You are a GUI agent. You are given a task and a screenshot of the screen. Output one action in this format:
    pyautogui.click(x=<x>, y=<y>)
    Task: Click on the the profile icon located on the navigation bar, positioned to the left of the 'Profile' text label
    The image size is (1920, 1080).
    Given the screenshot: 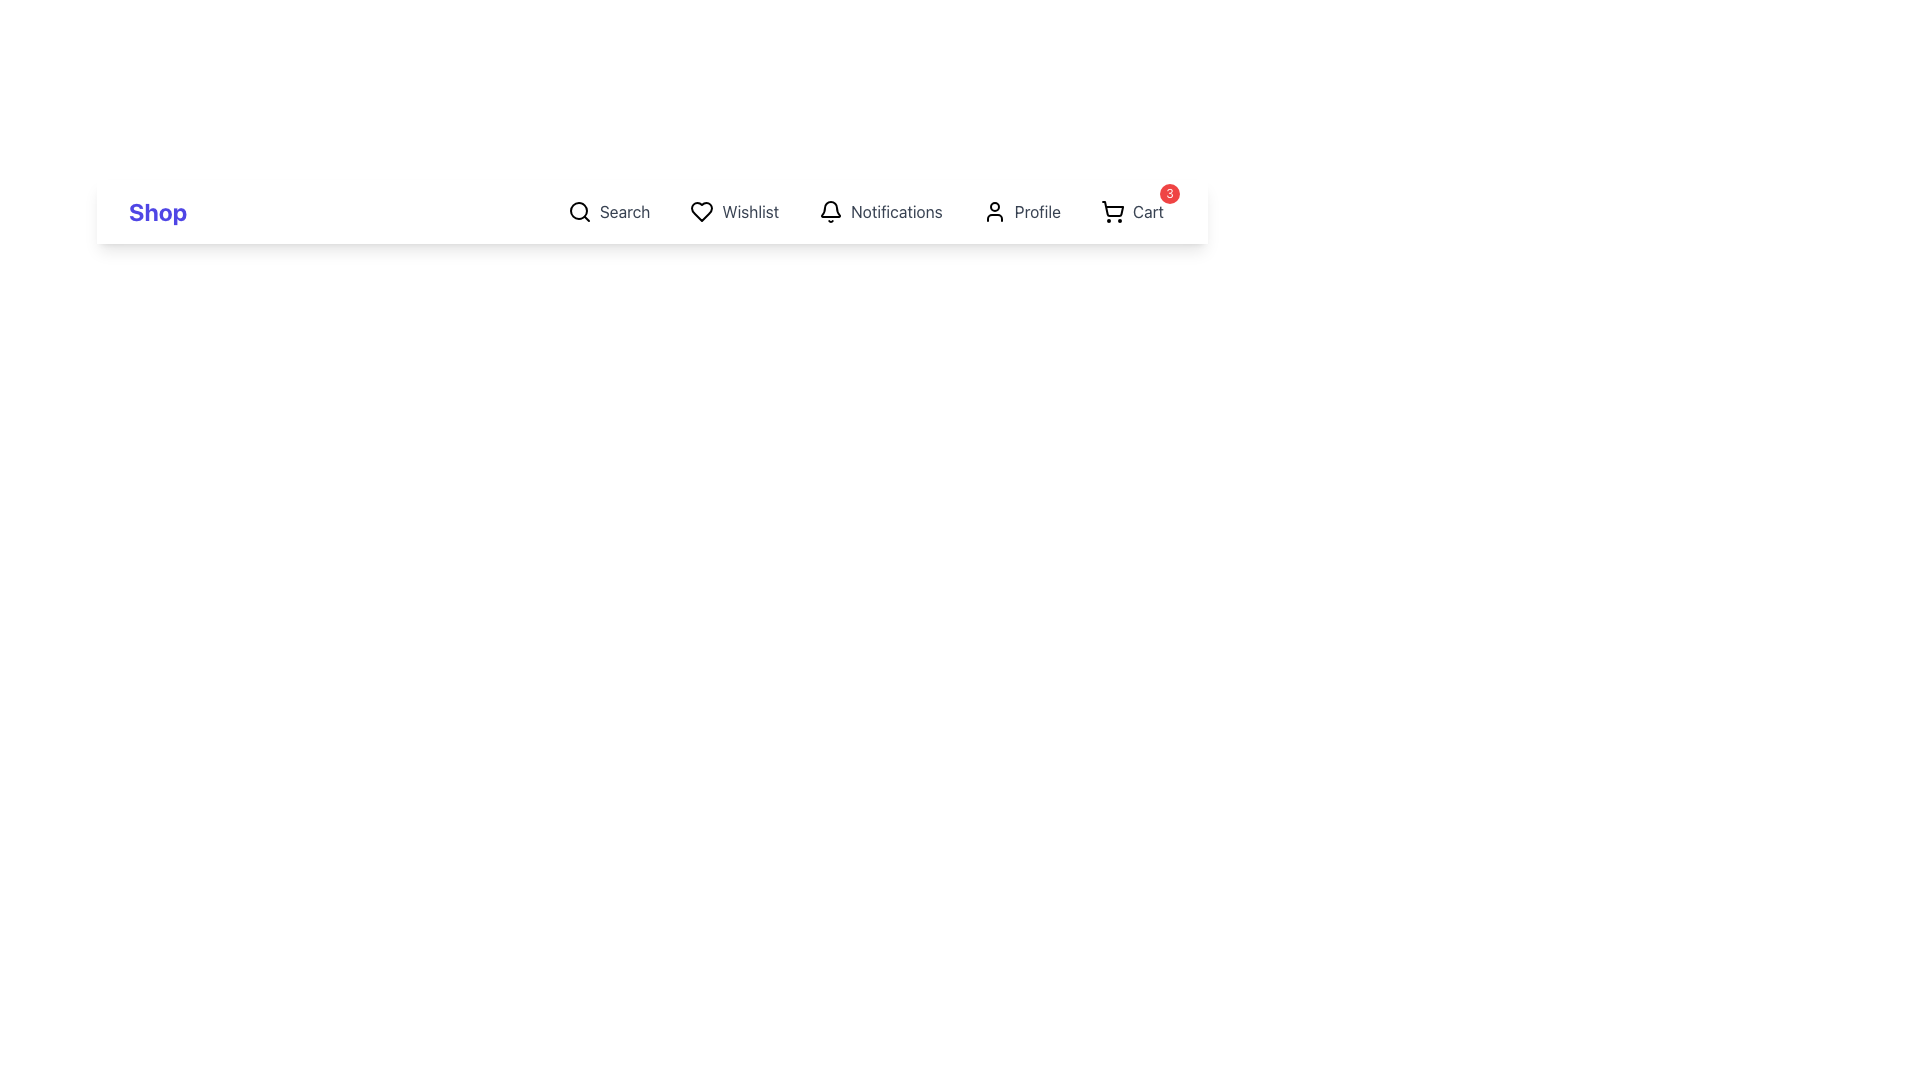 What is the action you would take?
    pyautogui.click(x=994, y=212)
    